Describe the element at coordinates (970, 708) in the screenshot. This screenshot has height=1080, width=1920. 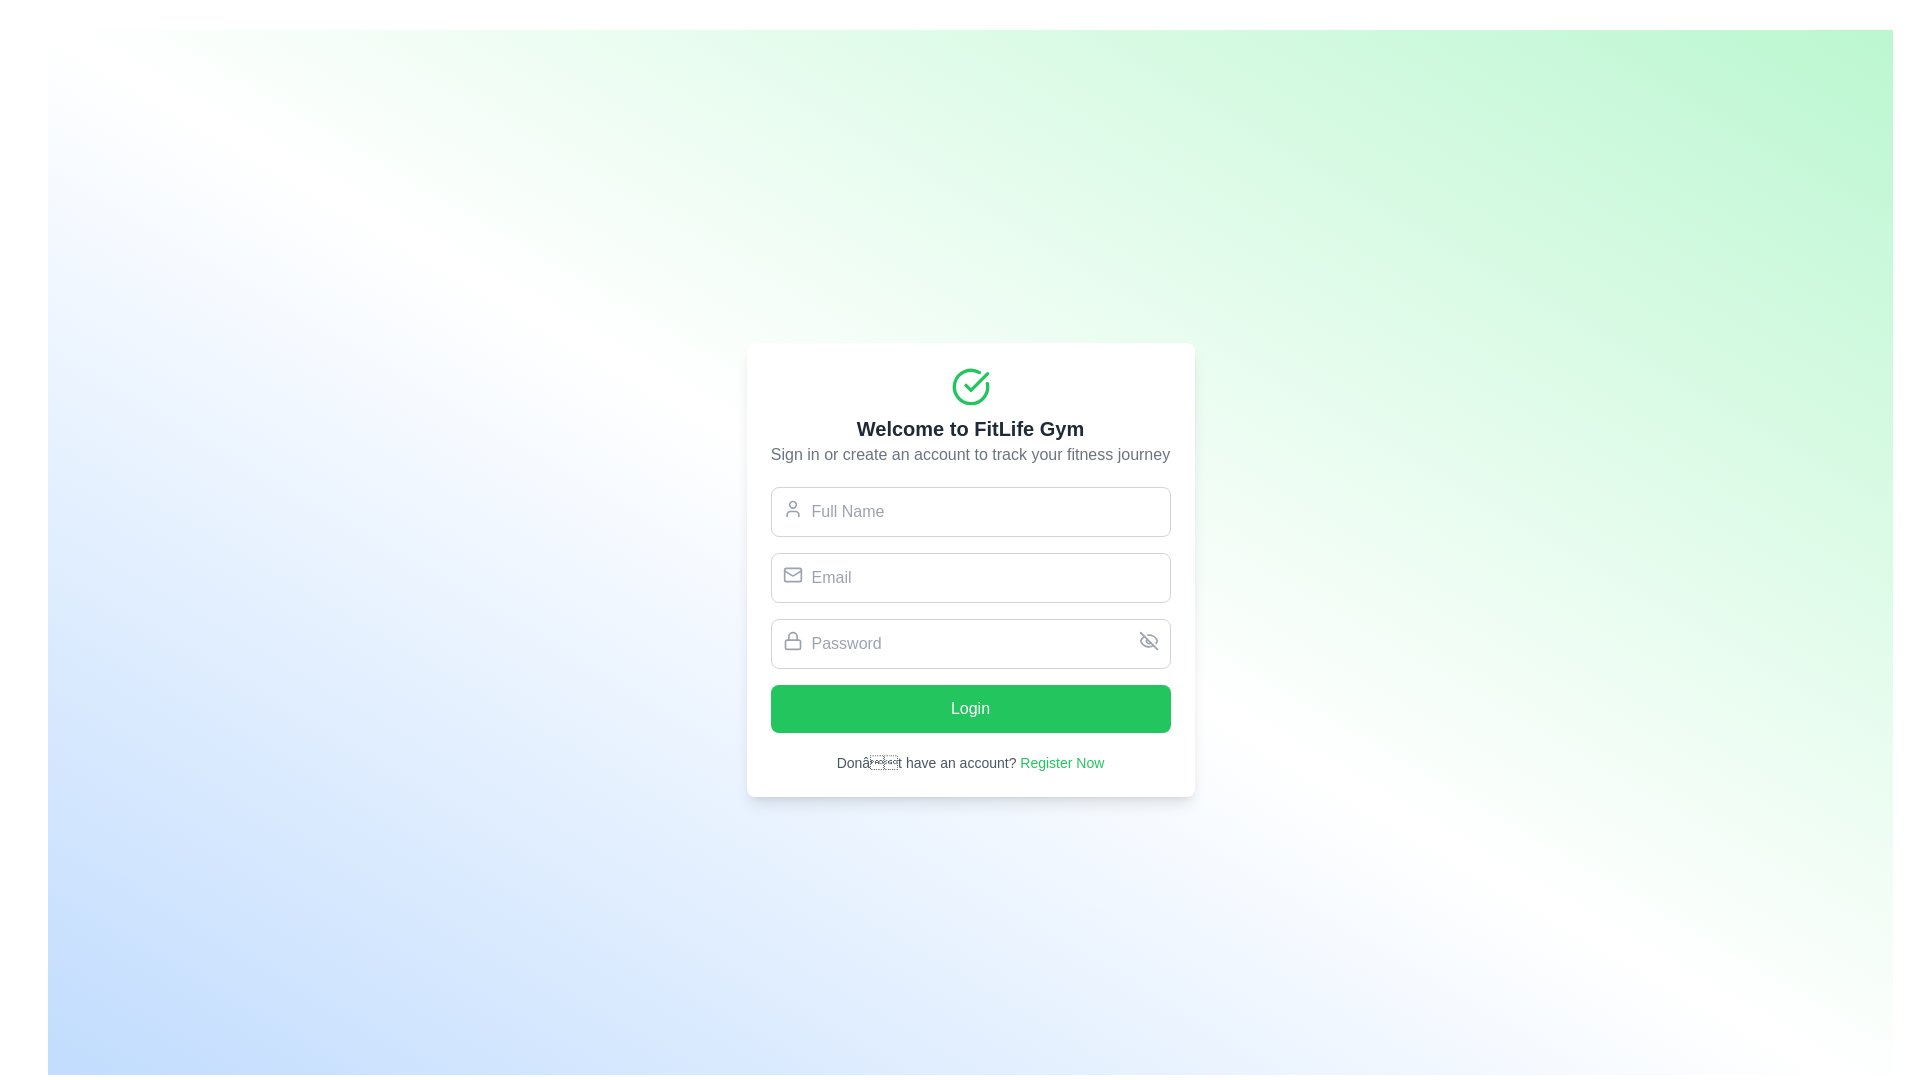
I see `the 'Login' button with a green background and white text` at that location.